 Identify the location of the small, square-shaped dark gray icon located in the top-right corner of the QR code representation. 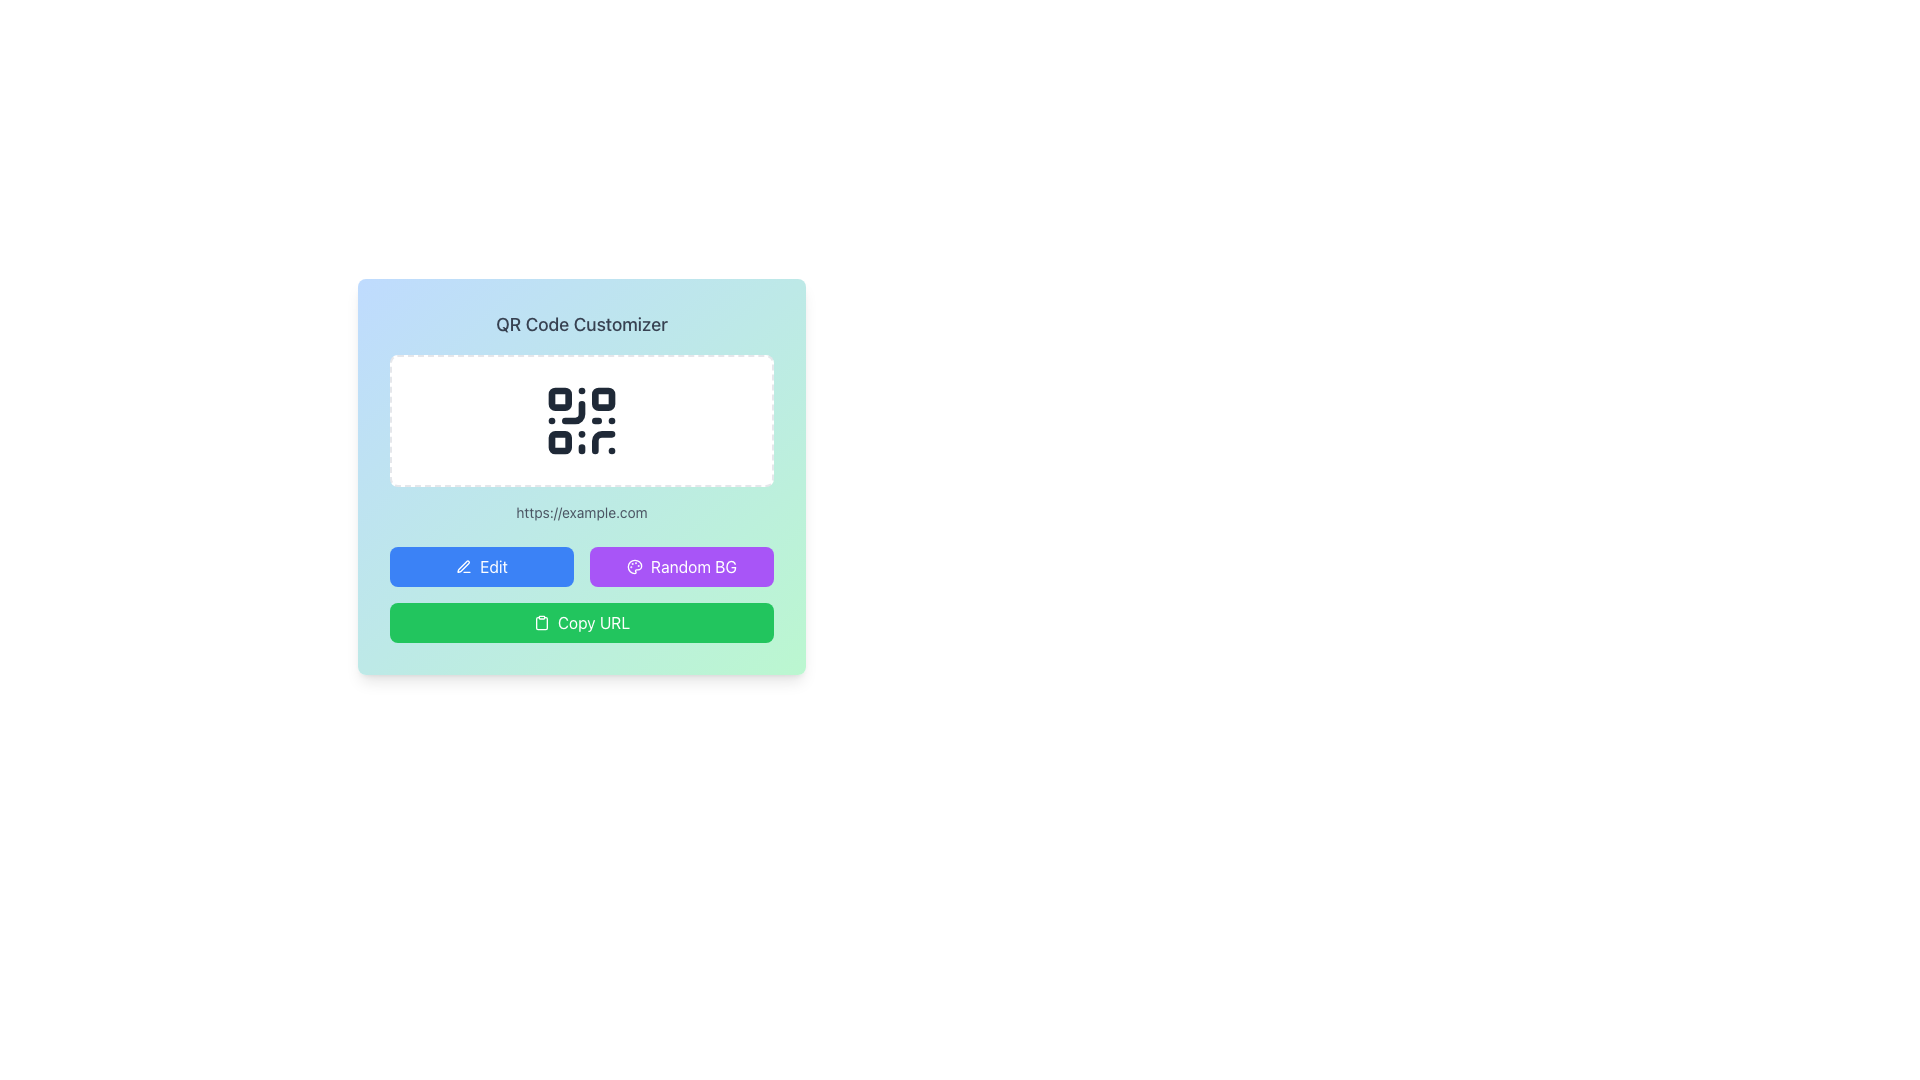
(602, 399).